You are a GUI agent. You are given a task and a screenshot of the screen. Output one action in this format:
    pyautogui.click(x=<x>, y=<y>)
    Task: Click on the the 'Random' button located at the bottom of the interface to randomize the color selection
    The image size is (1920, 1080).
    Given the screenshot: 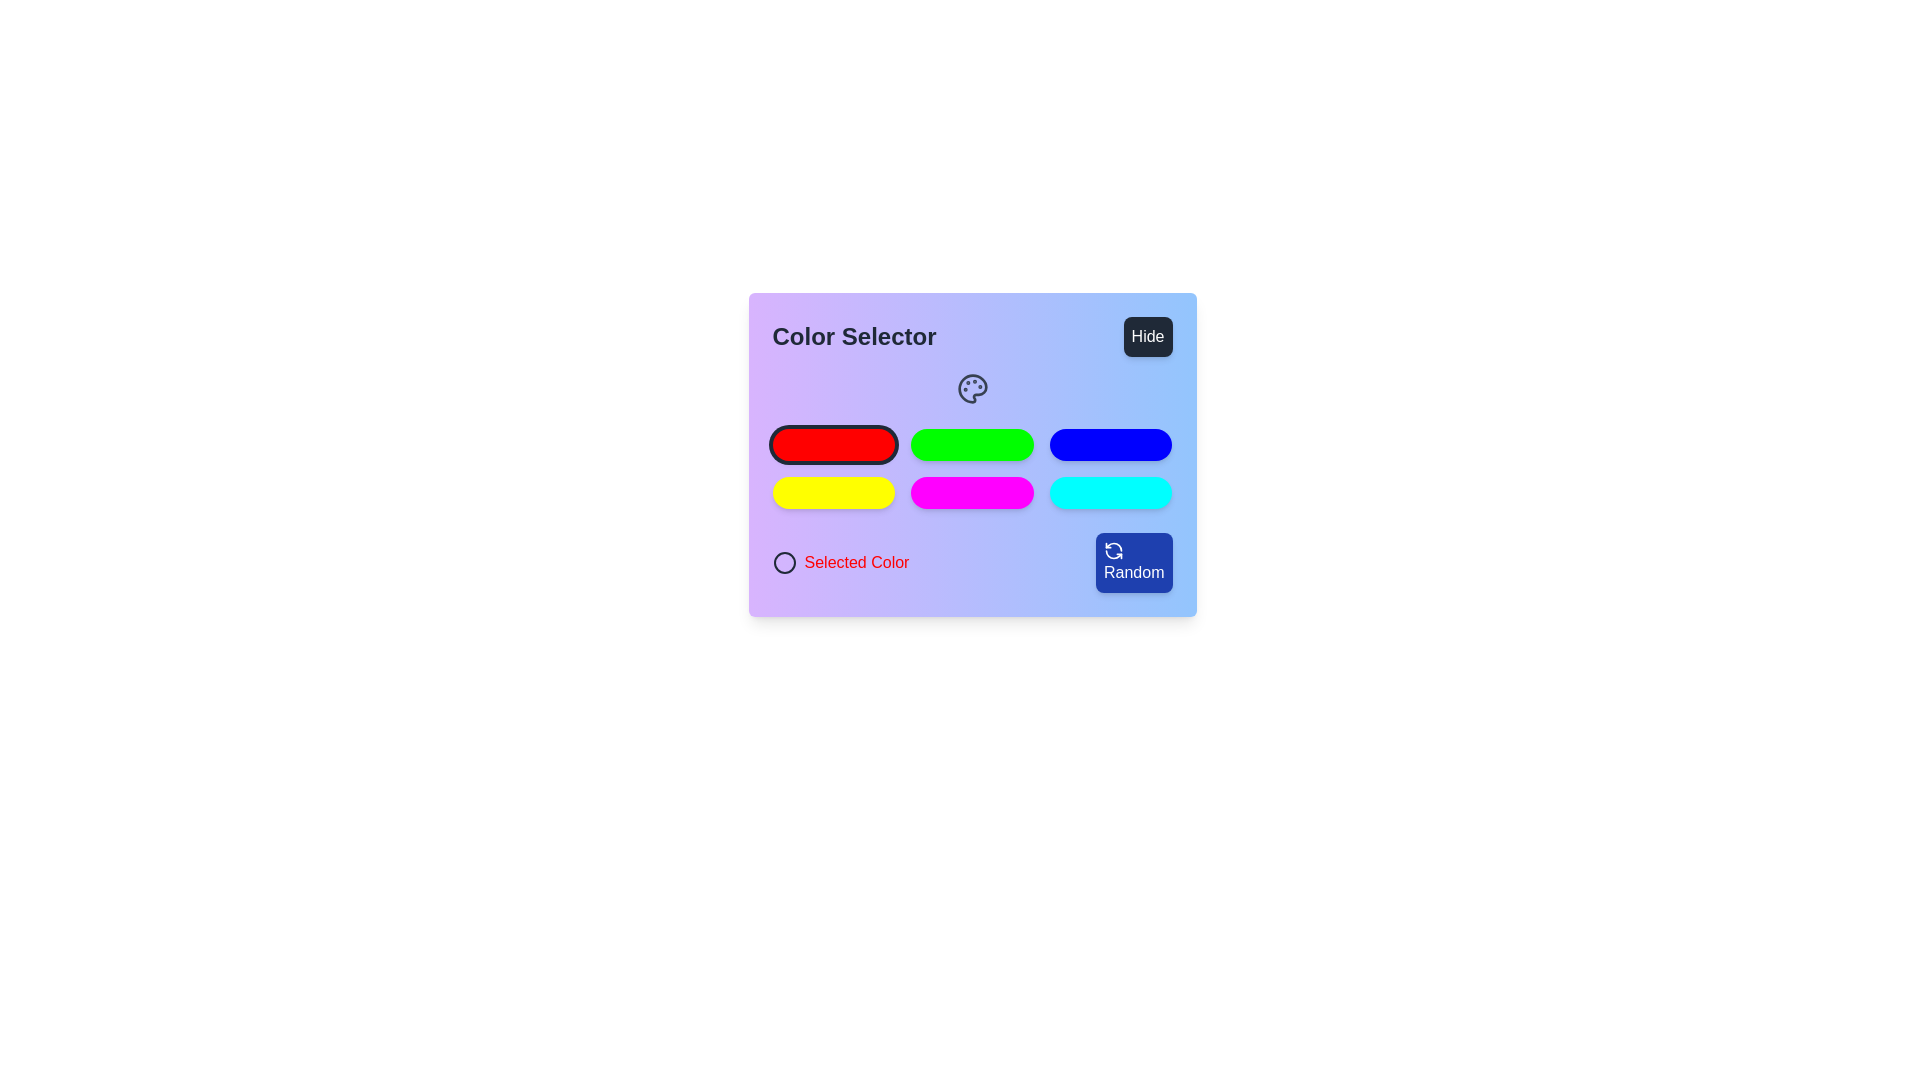 What is the action you would take?
    pyautogui.click(x=972, y=563)
    